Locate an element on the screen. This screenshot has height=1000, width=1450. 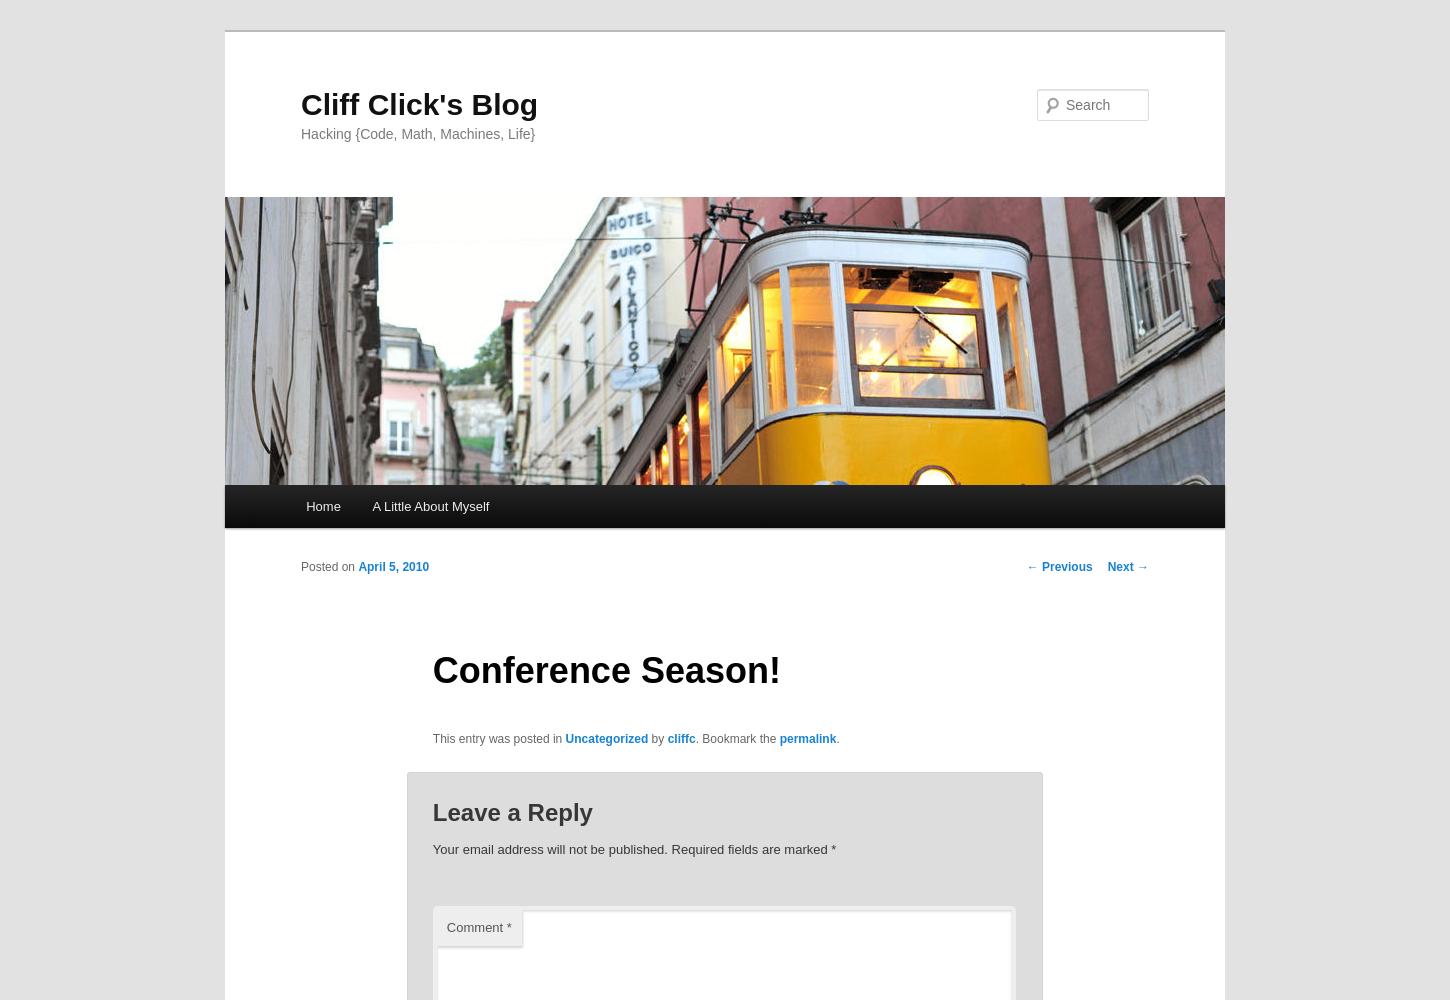
'Your email address will not be published.' is located at coordinates (549, 847).